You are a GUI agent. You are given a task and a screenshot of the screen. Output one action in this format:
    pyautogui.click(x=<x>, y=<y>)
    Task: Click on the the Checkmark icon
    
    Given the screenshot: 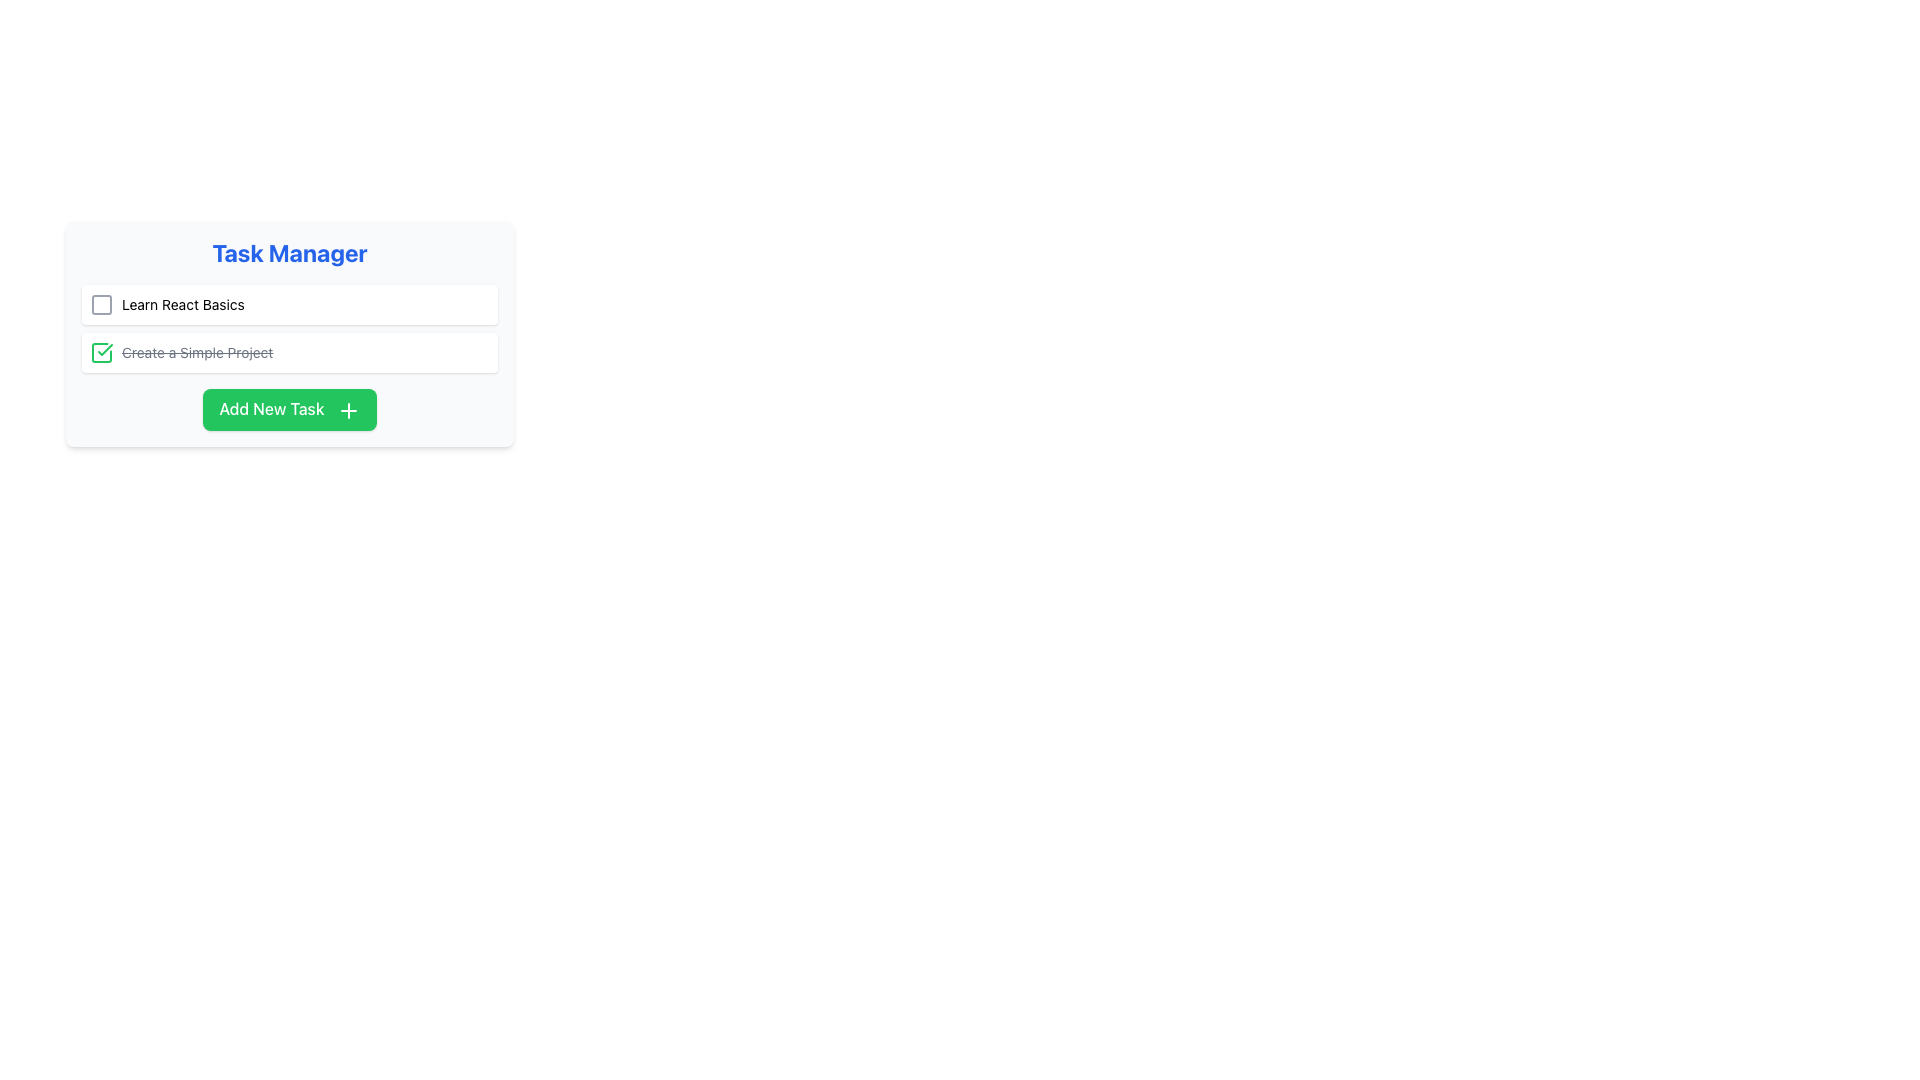 What is the action you would take?
    pyautogui.click(x=100, y=352)
    